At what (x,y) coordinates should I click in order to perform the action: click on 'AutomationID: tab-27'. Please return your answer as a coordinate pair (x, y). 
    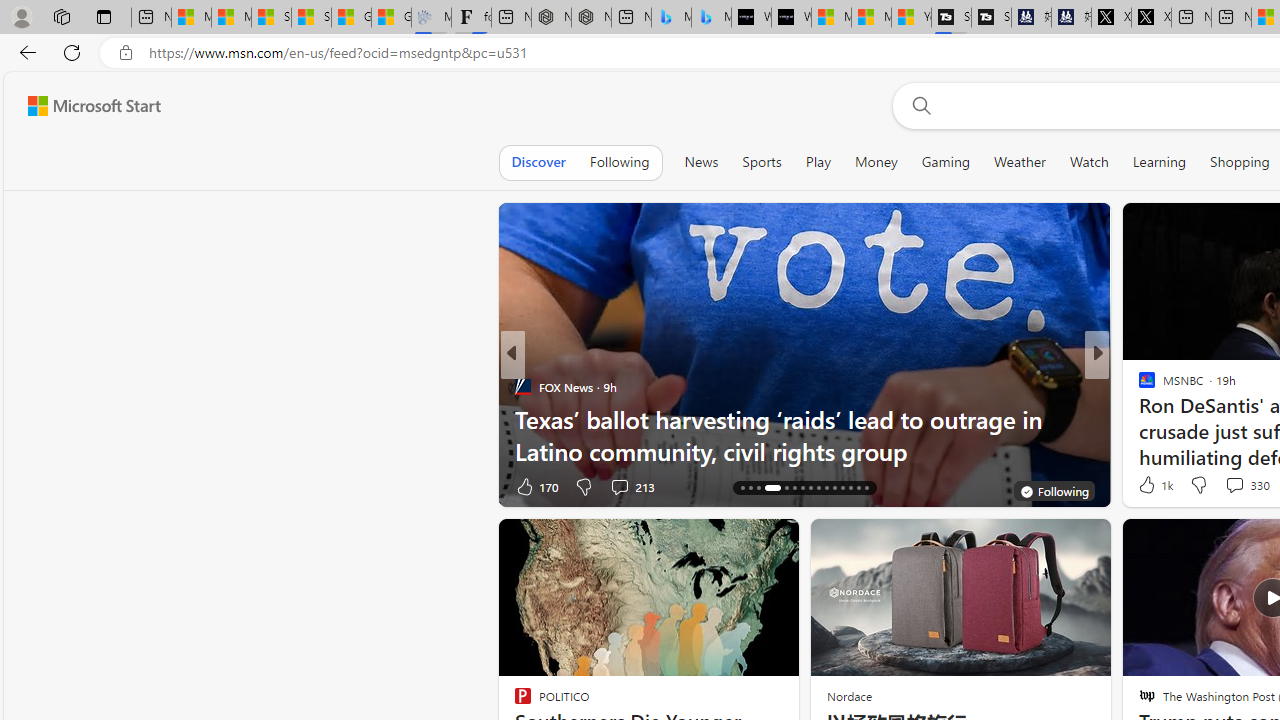
    Looking at the image, I should click on (842, 488).